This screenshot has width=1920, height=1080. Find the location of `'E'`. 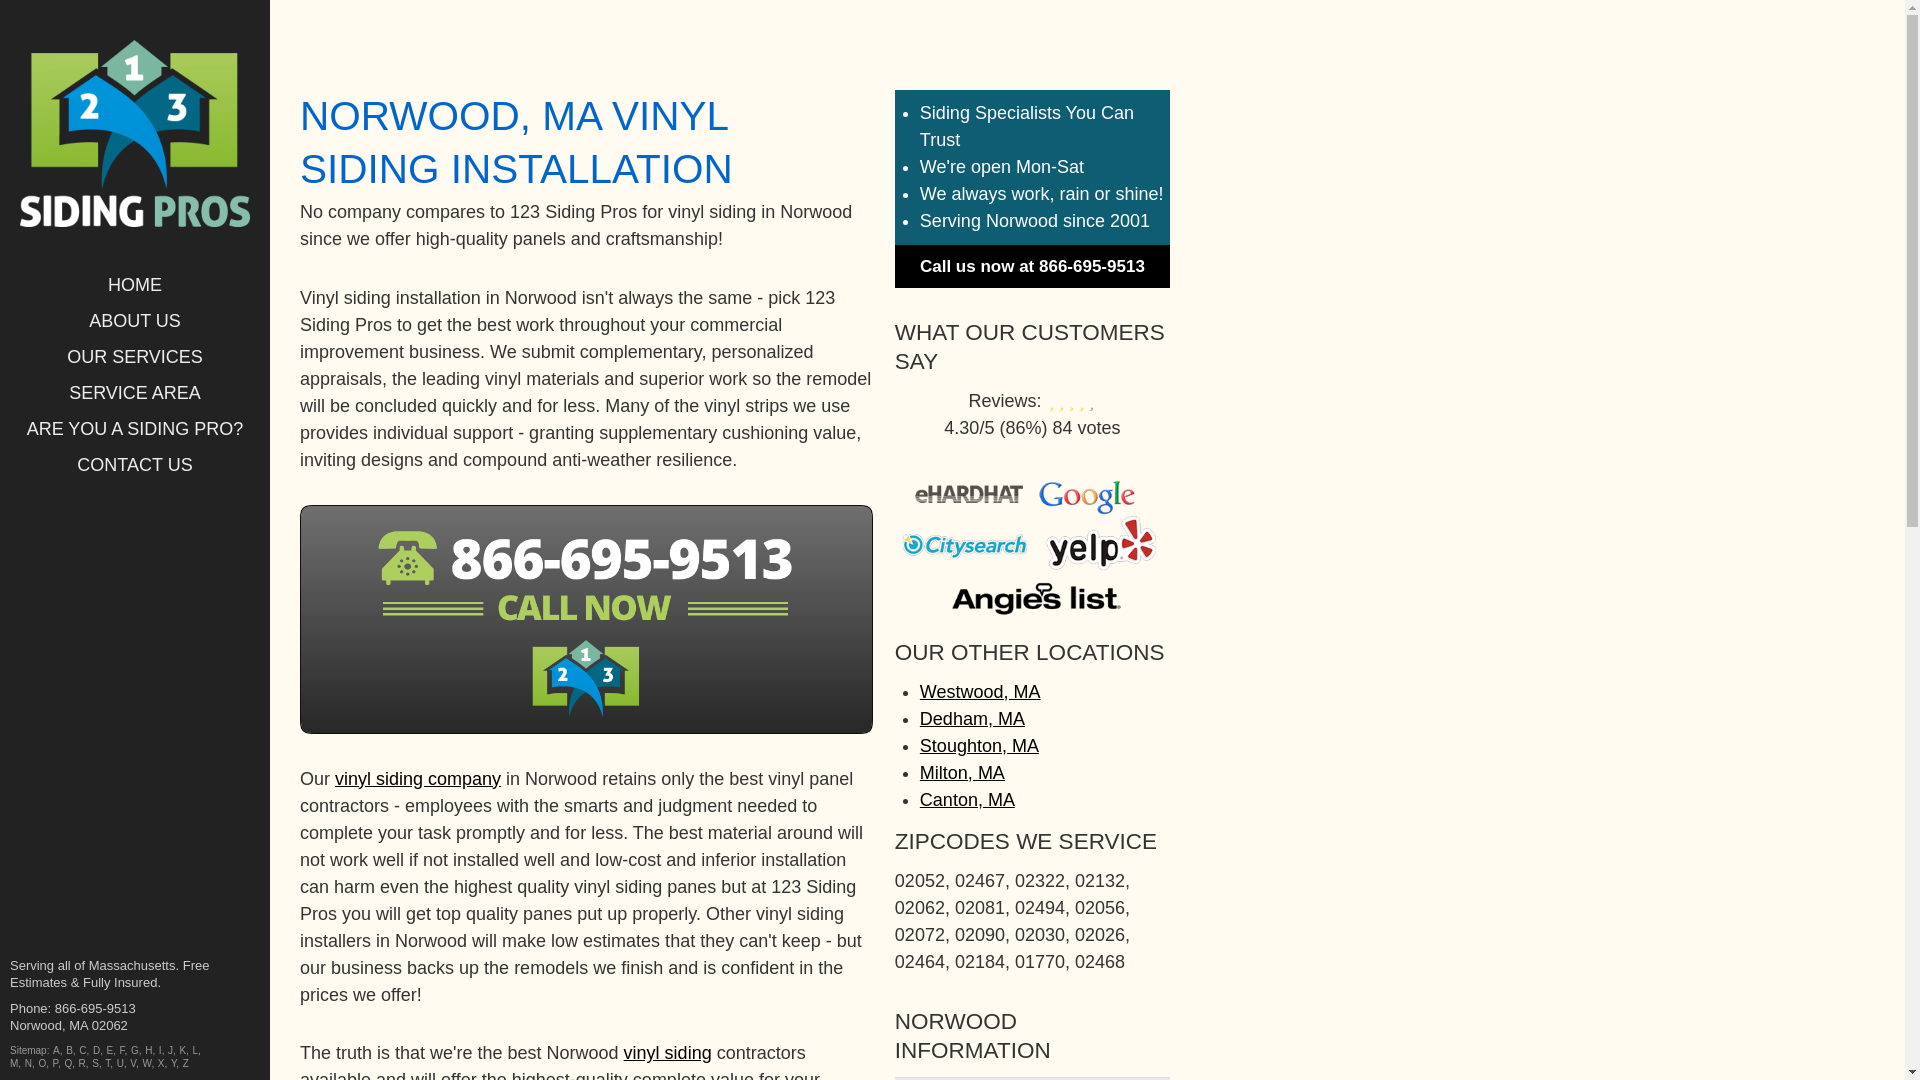

'E' is located at coordinates (105, 1049).